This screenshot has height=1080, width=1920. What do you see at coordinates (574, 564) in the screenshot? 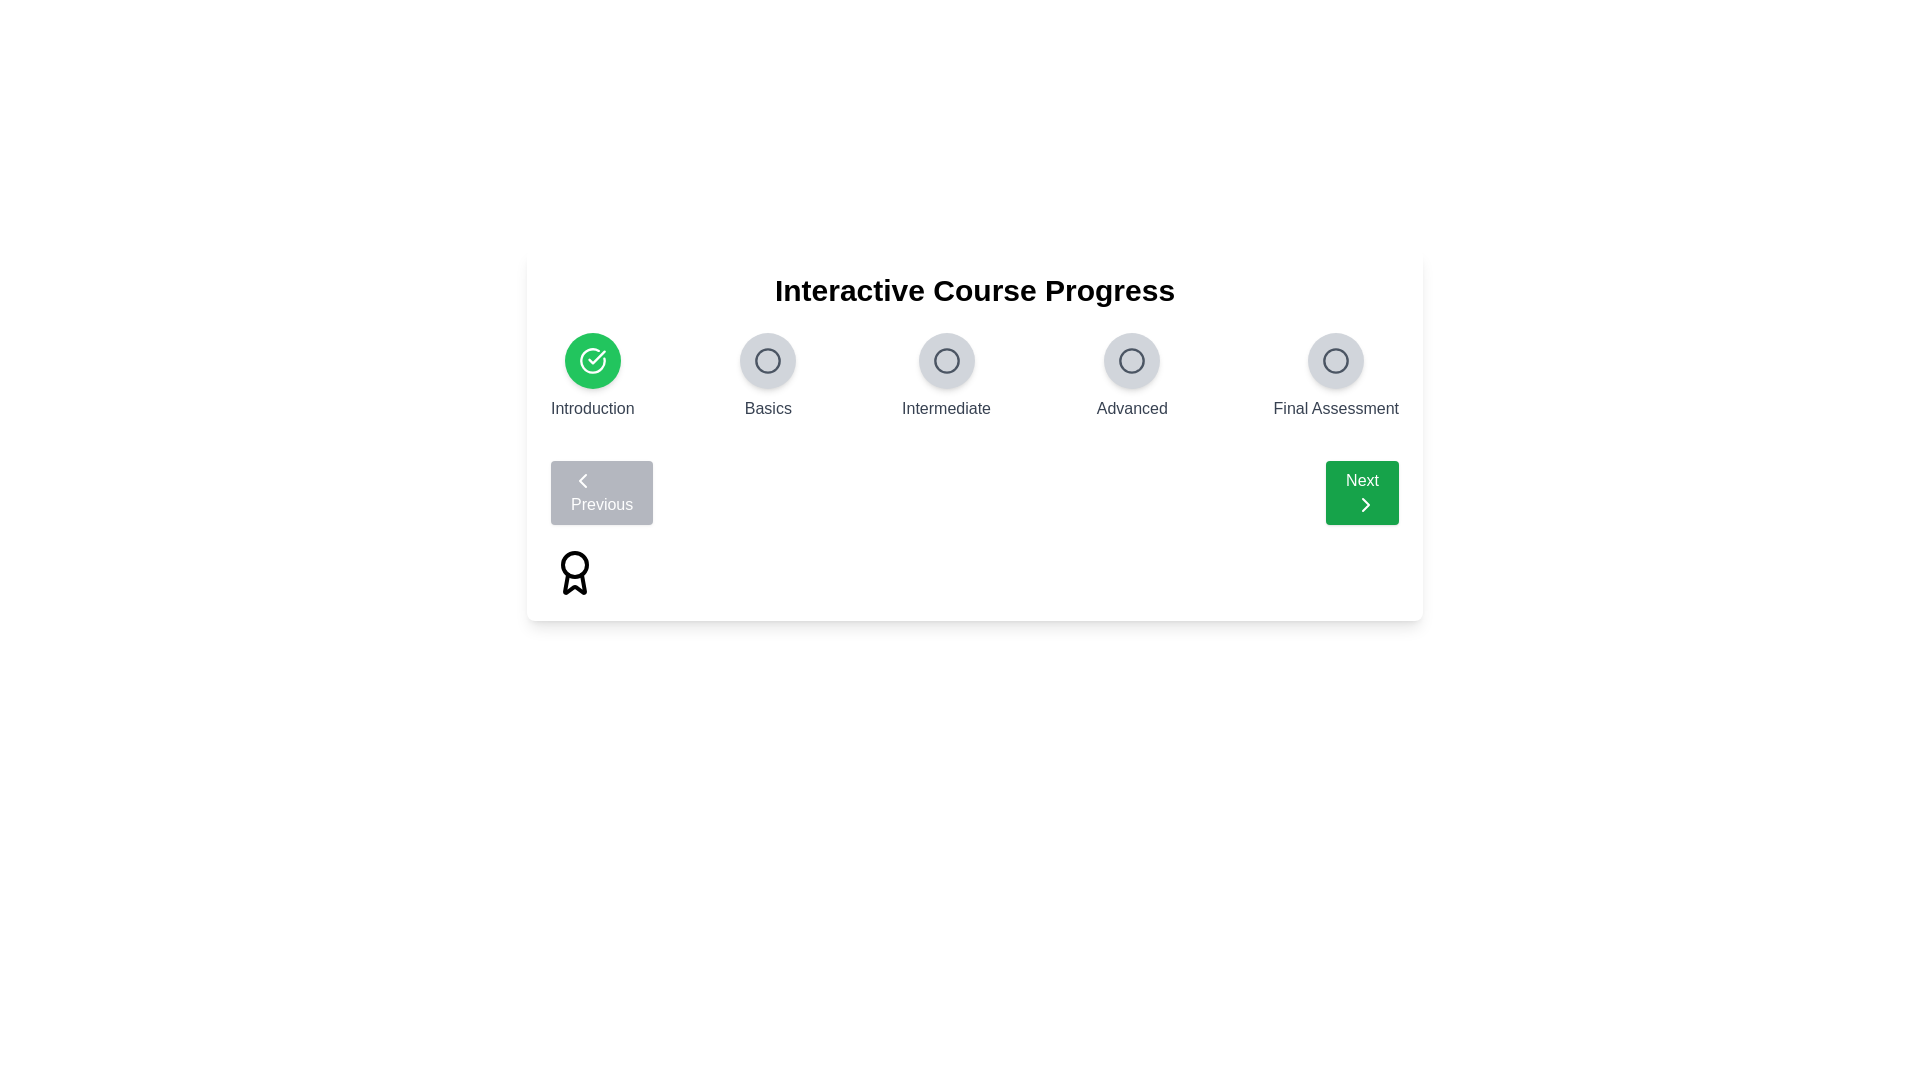
I see `the inner circle of the award badge located near the bottom-left corner of the interface, which is part of an SVG graphic` at bounding box center [574, 564].